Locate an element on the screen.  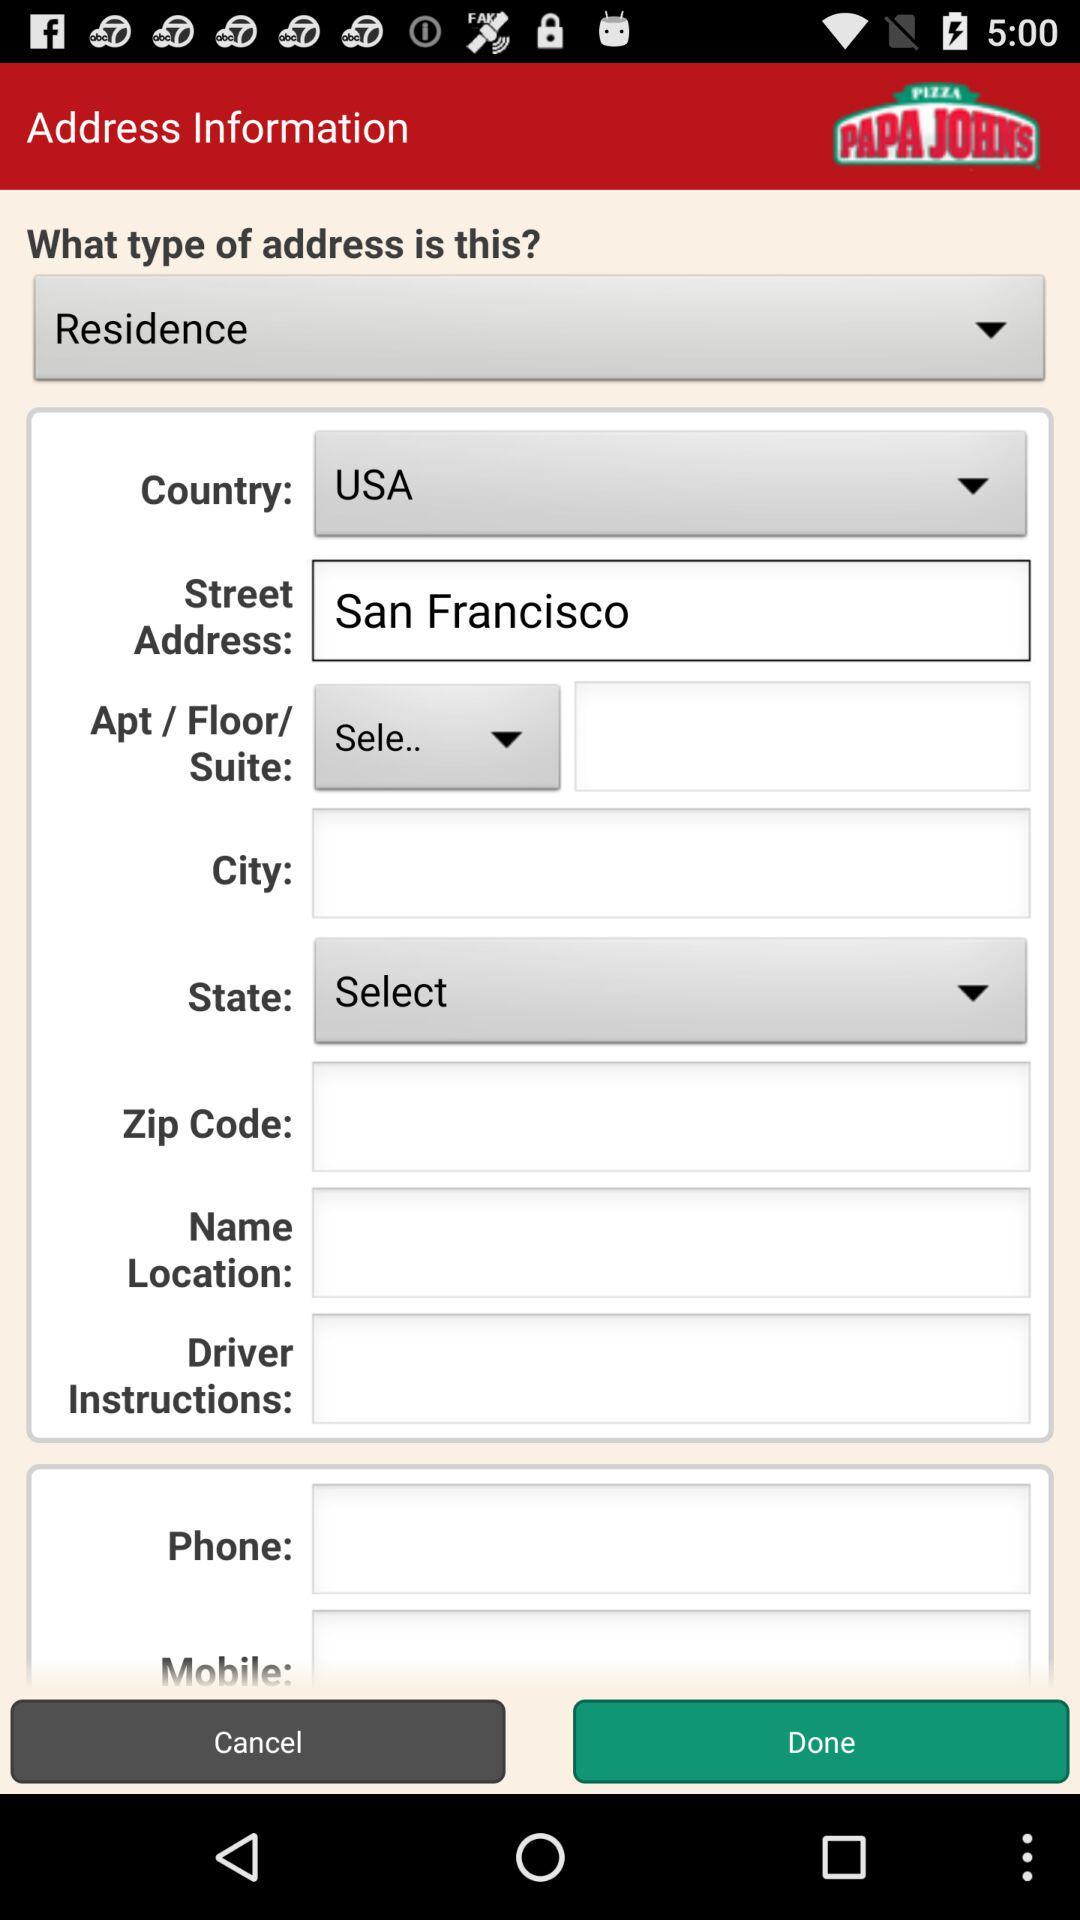
the name is located at coordinates (671, 1247).